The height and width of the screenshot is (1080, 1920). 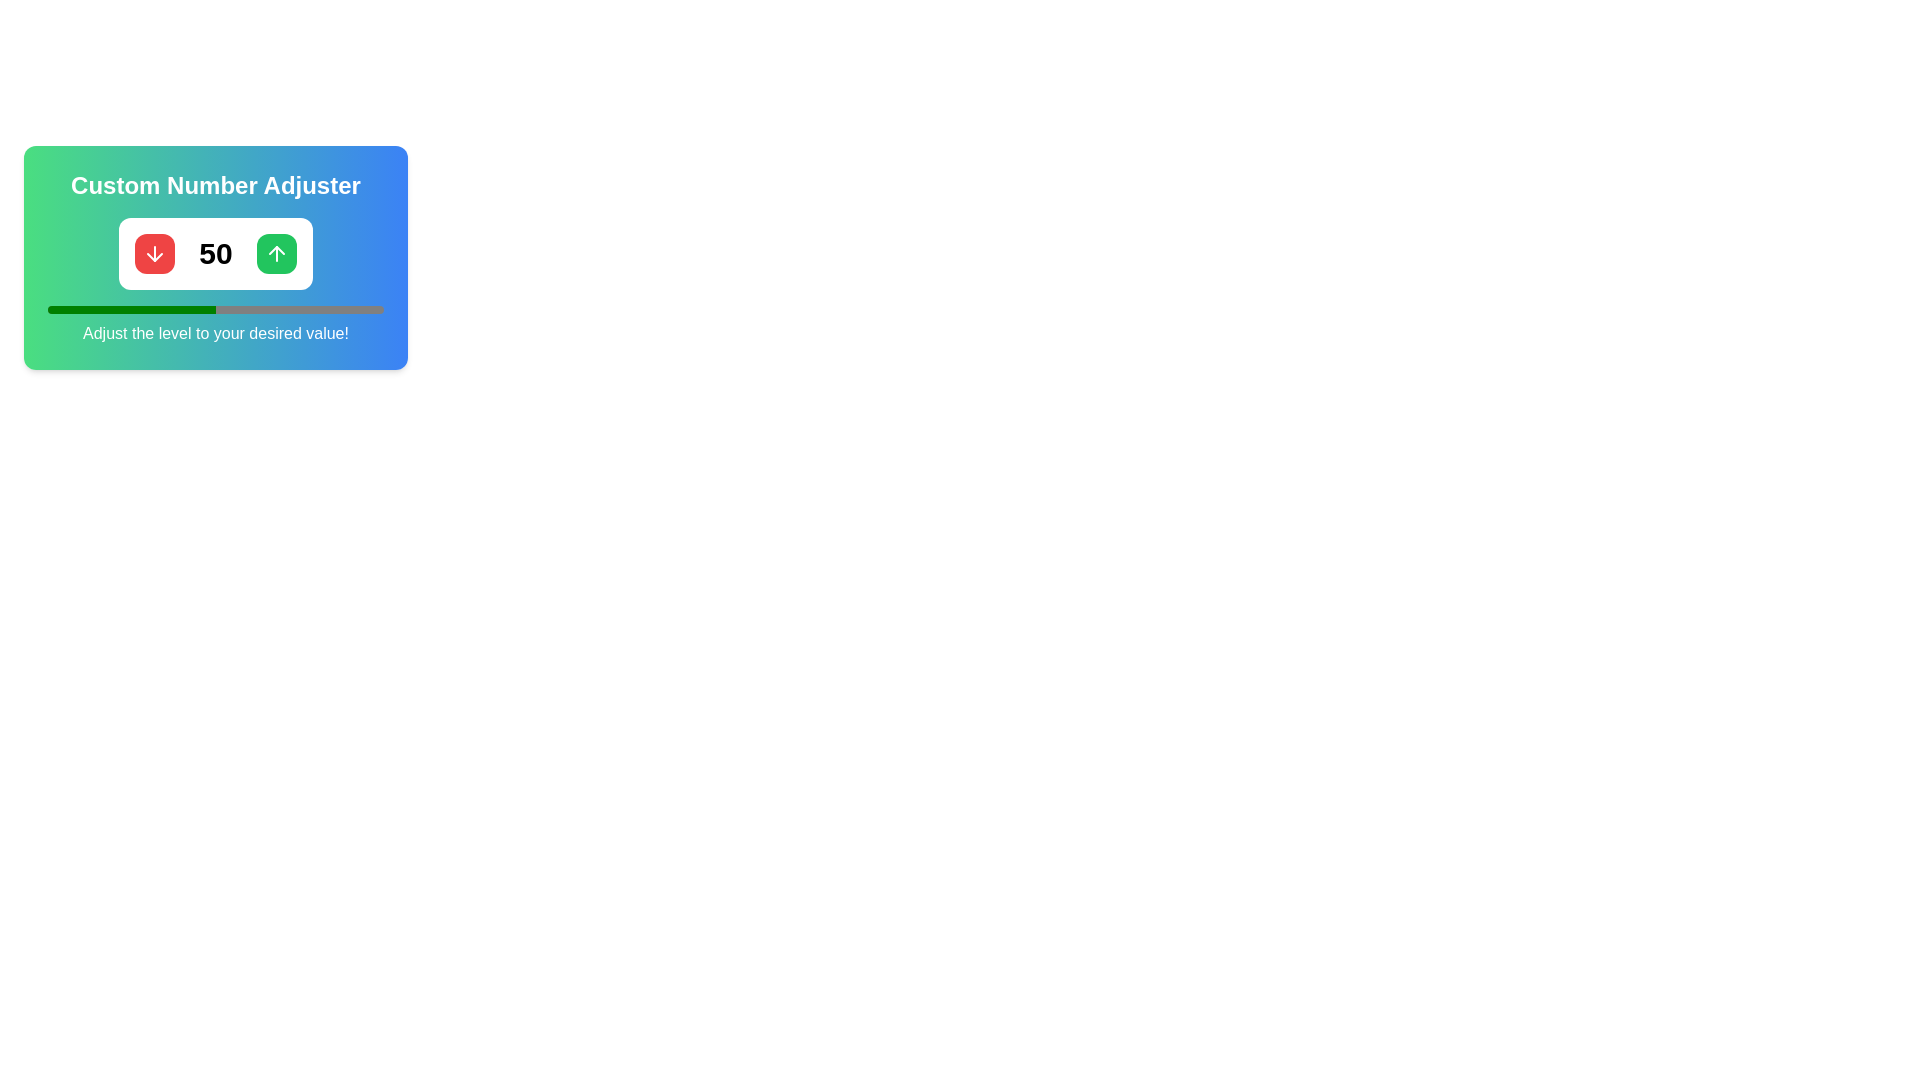 What do you see at coordinates (216, 333) in the screenshot?
I see `the instructional Text label located at the bottom of the 'Custom Number Adjuster' box, which provides guidance on adjusting a numerical value` at bounding box center [216, 333].